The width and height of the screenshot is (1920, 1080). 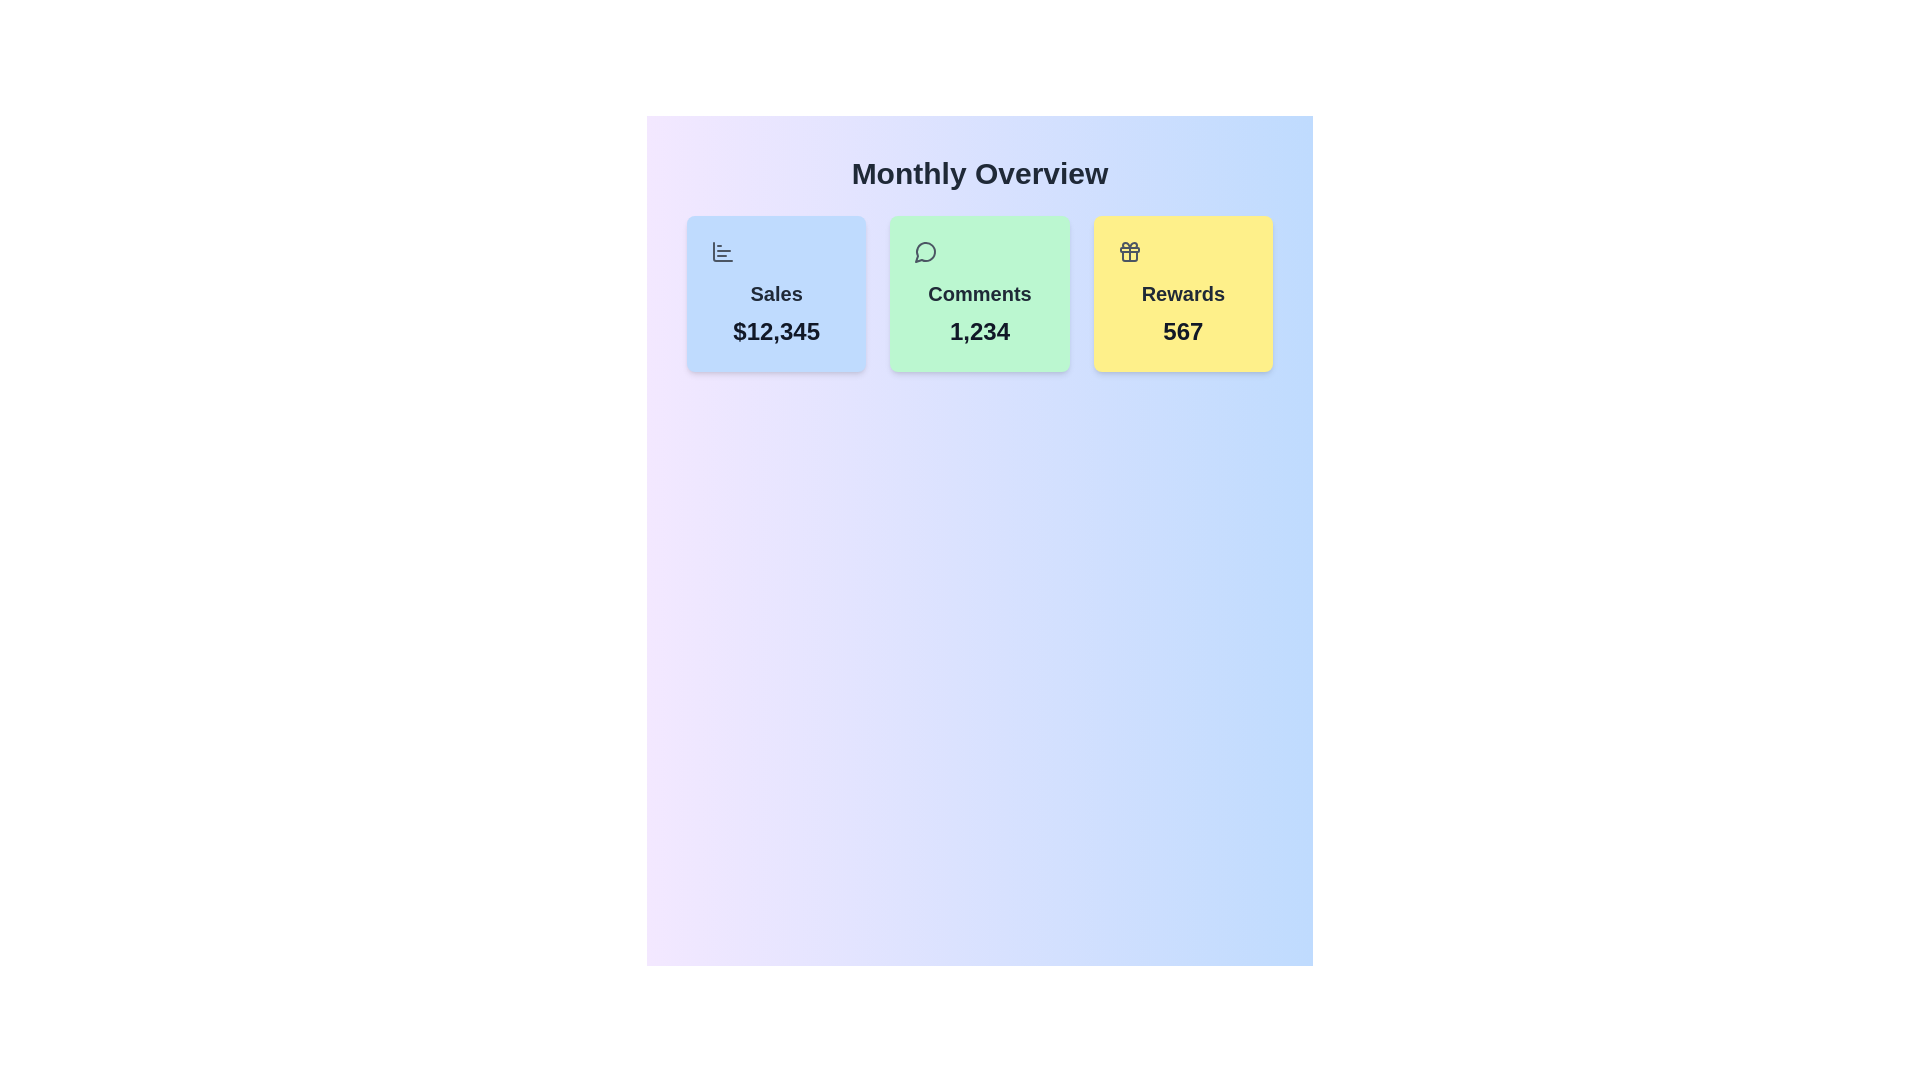 What do you see at coordinates (775, 330) in the screenshot?
I see `the bold text label displaying the number '$12,345' in black font against a light blue background` at bounding box center [775, 330].